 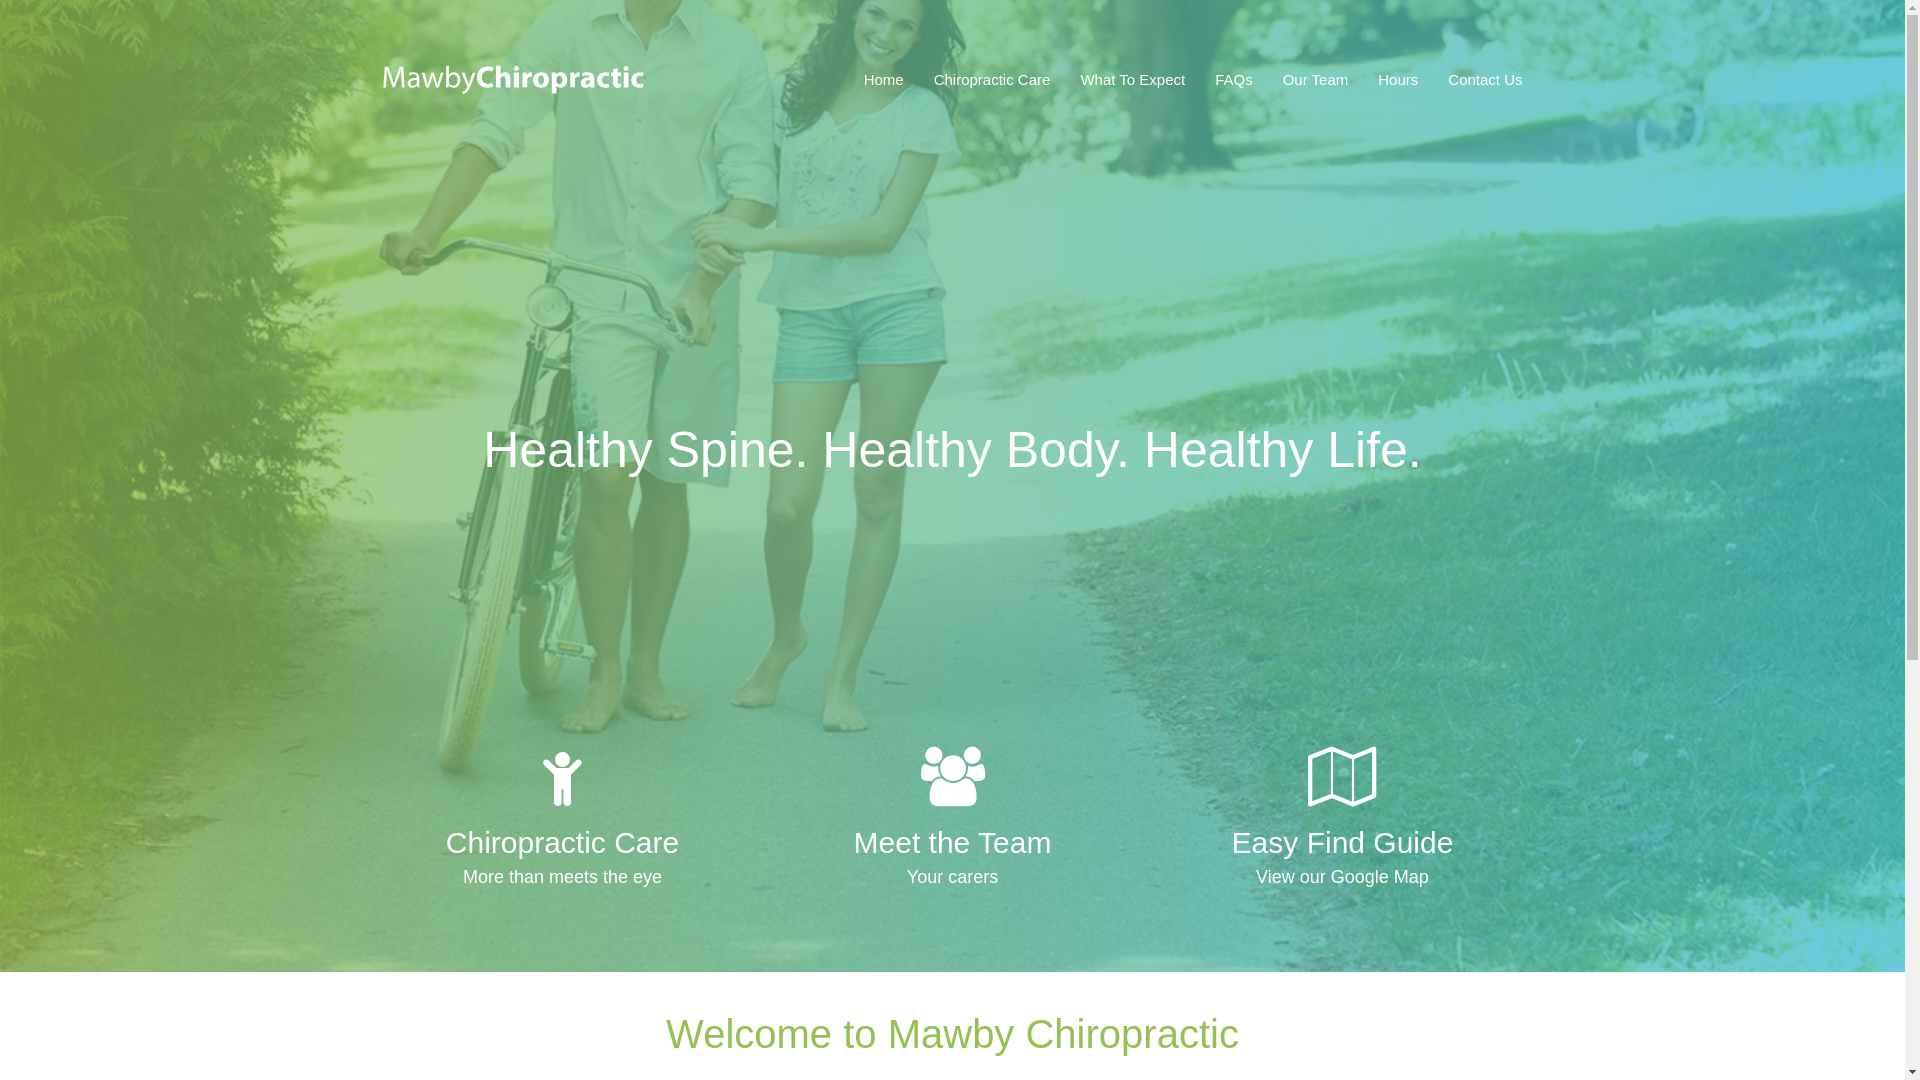 What do you see at coordinates (950, 820) in the screenshot?
I see `'Meet the Team` at bounding box center [950, 820].